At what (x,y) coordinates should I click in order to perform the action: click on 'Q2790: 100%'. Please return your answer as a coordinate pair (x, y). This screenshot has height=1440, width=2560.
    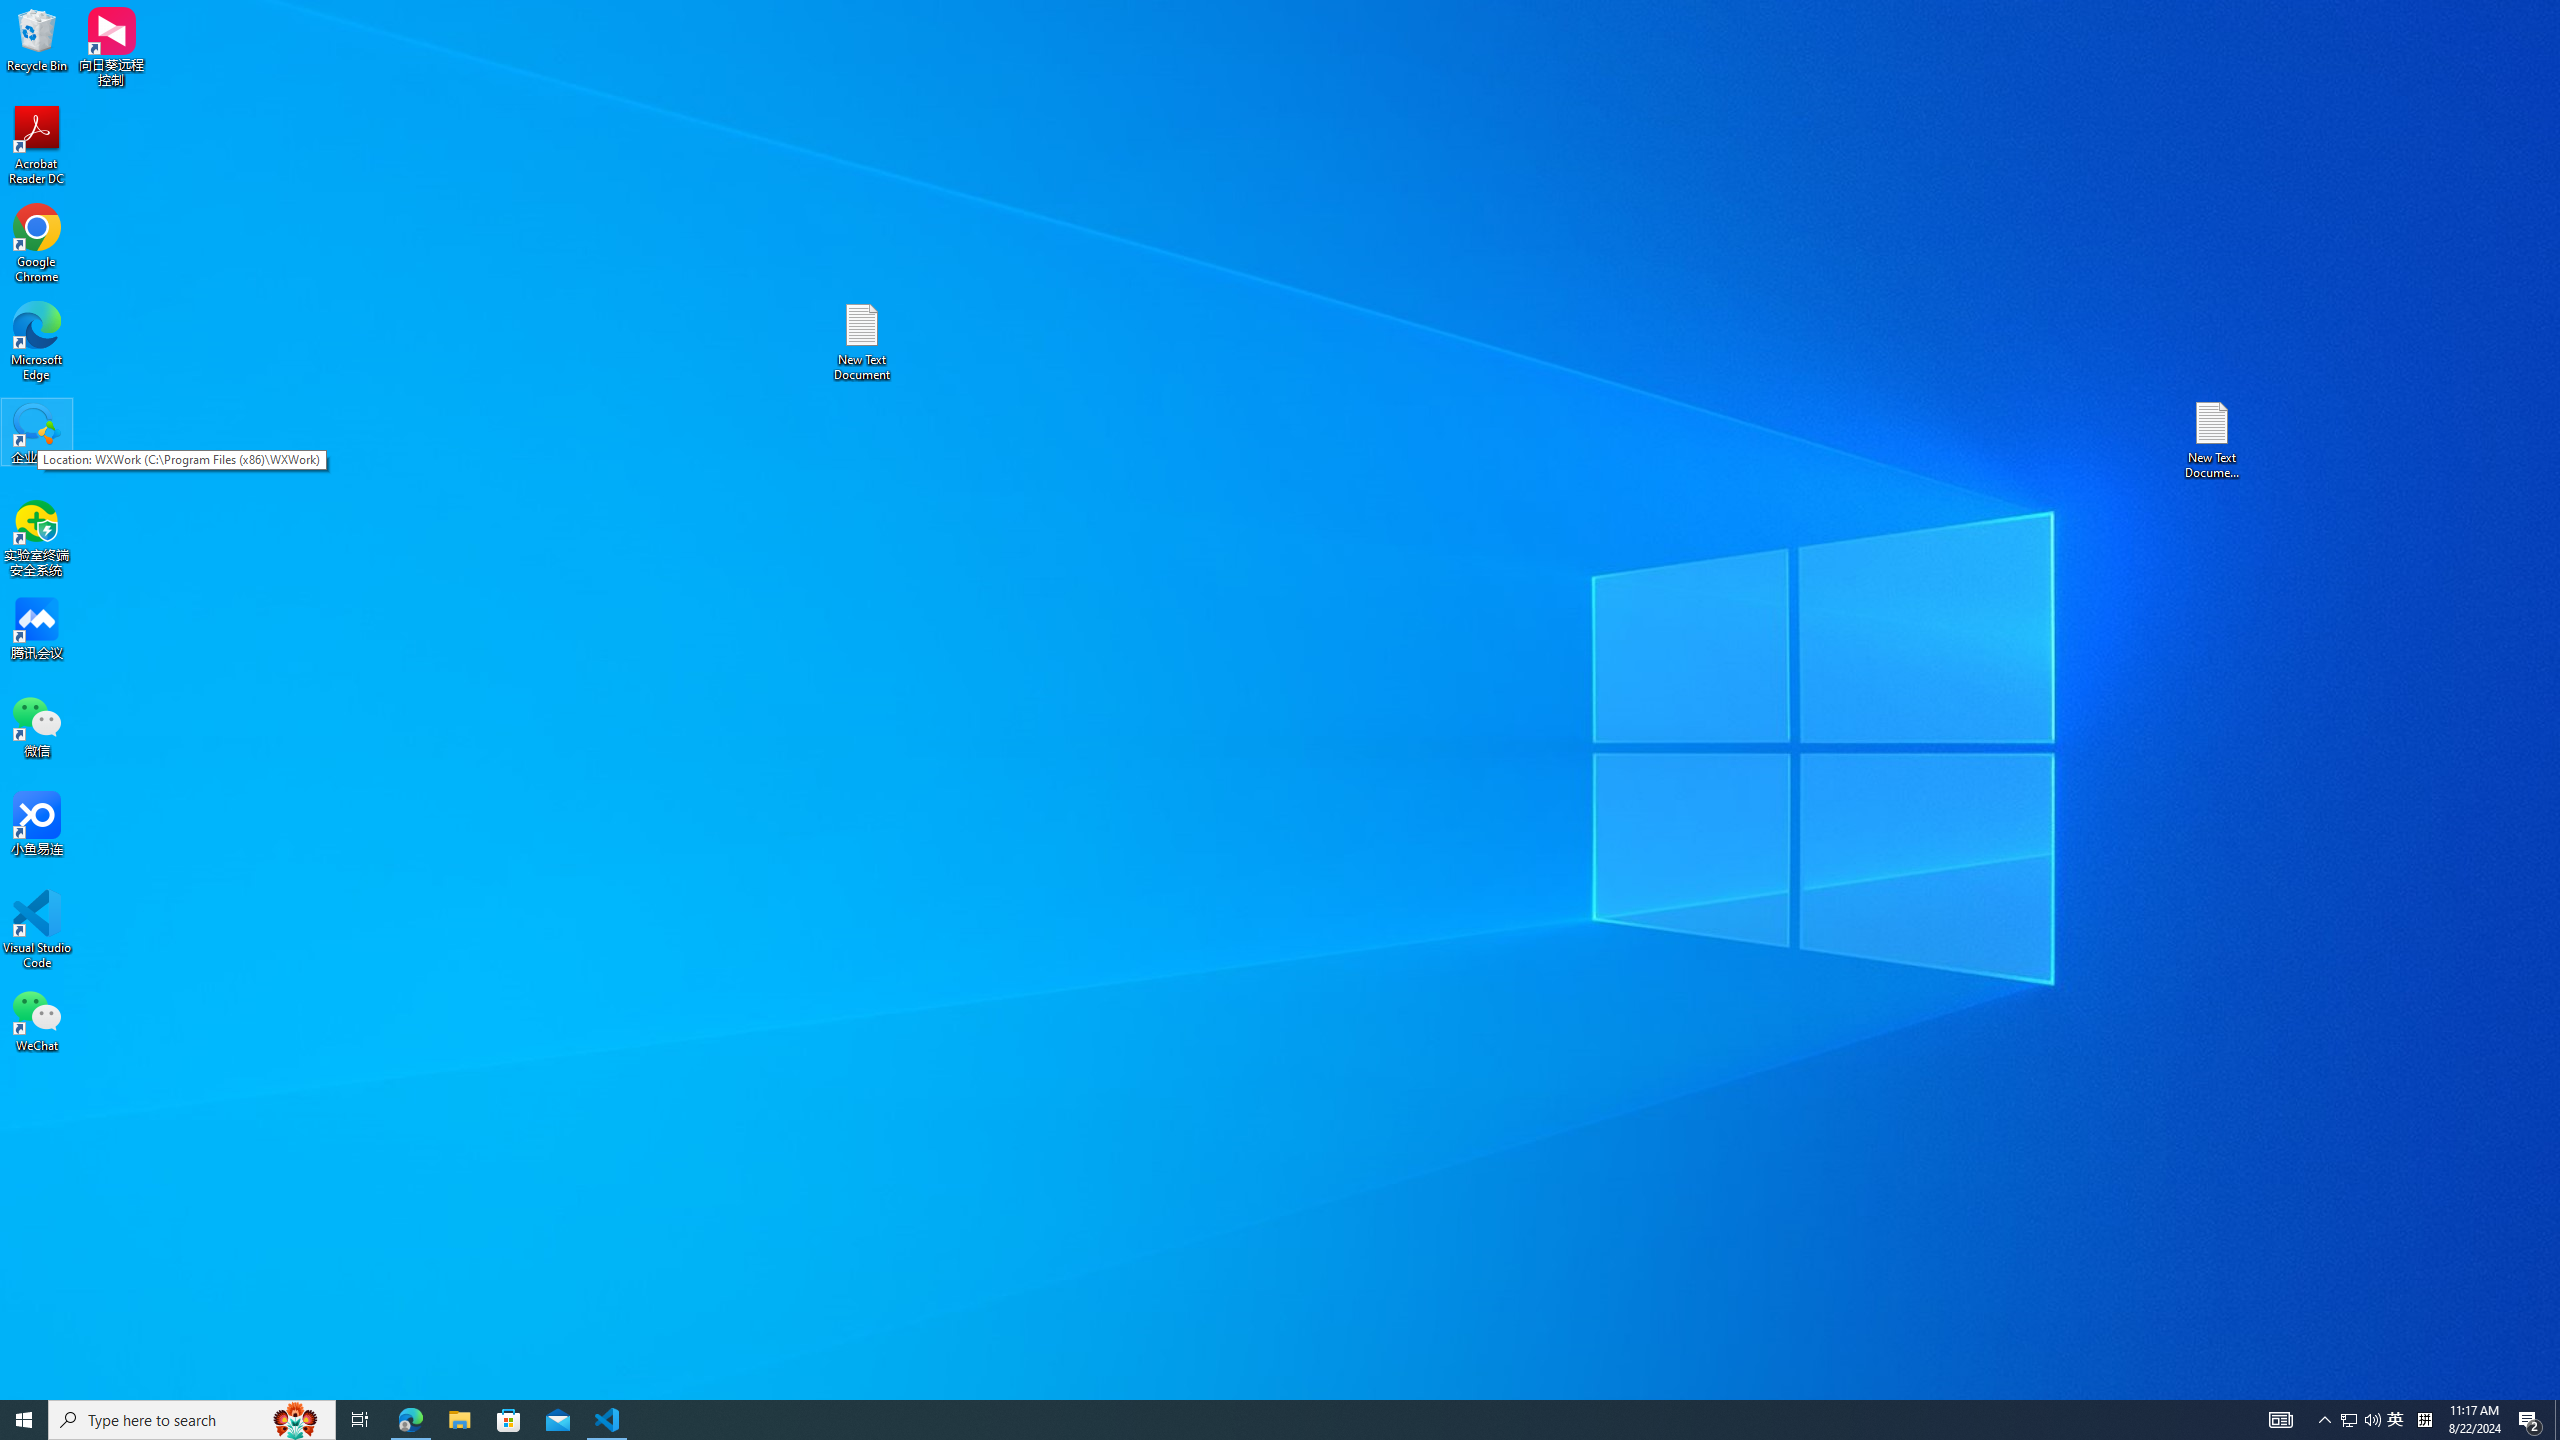
    Looking at the image, I should click on (2372, 1418).